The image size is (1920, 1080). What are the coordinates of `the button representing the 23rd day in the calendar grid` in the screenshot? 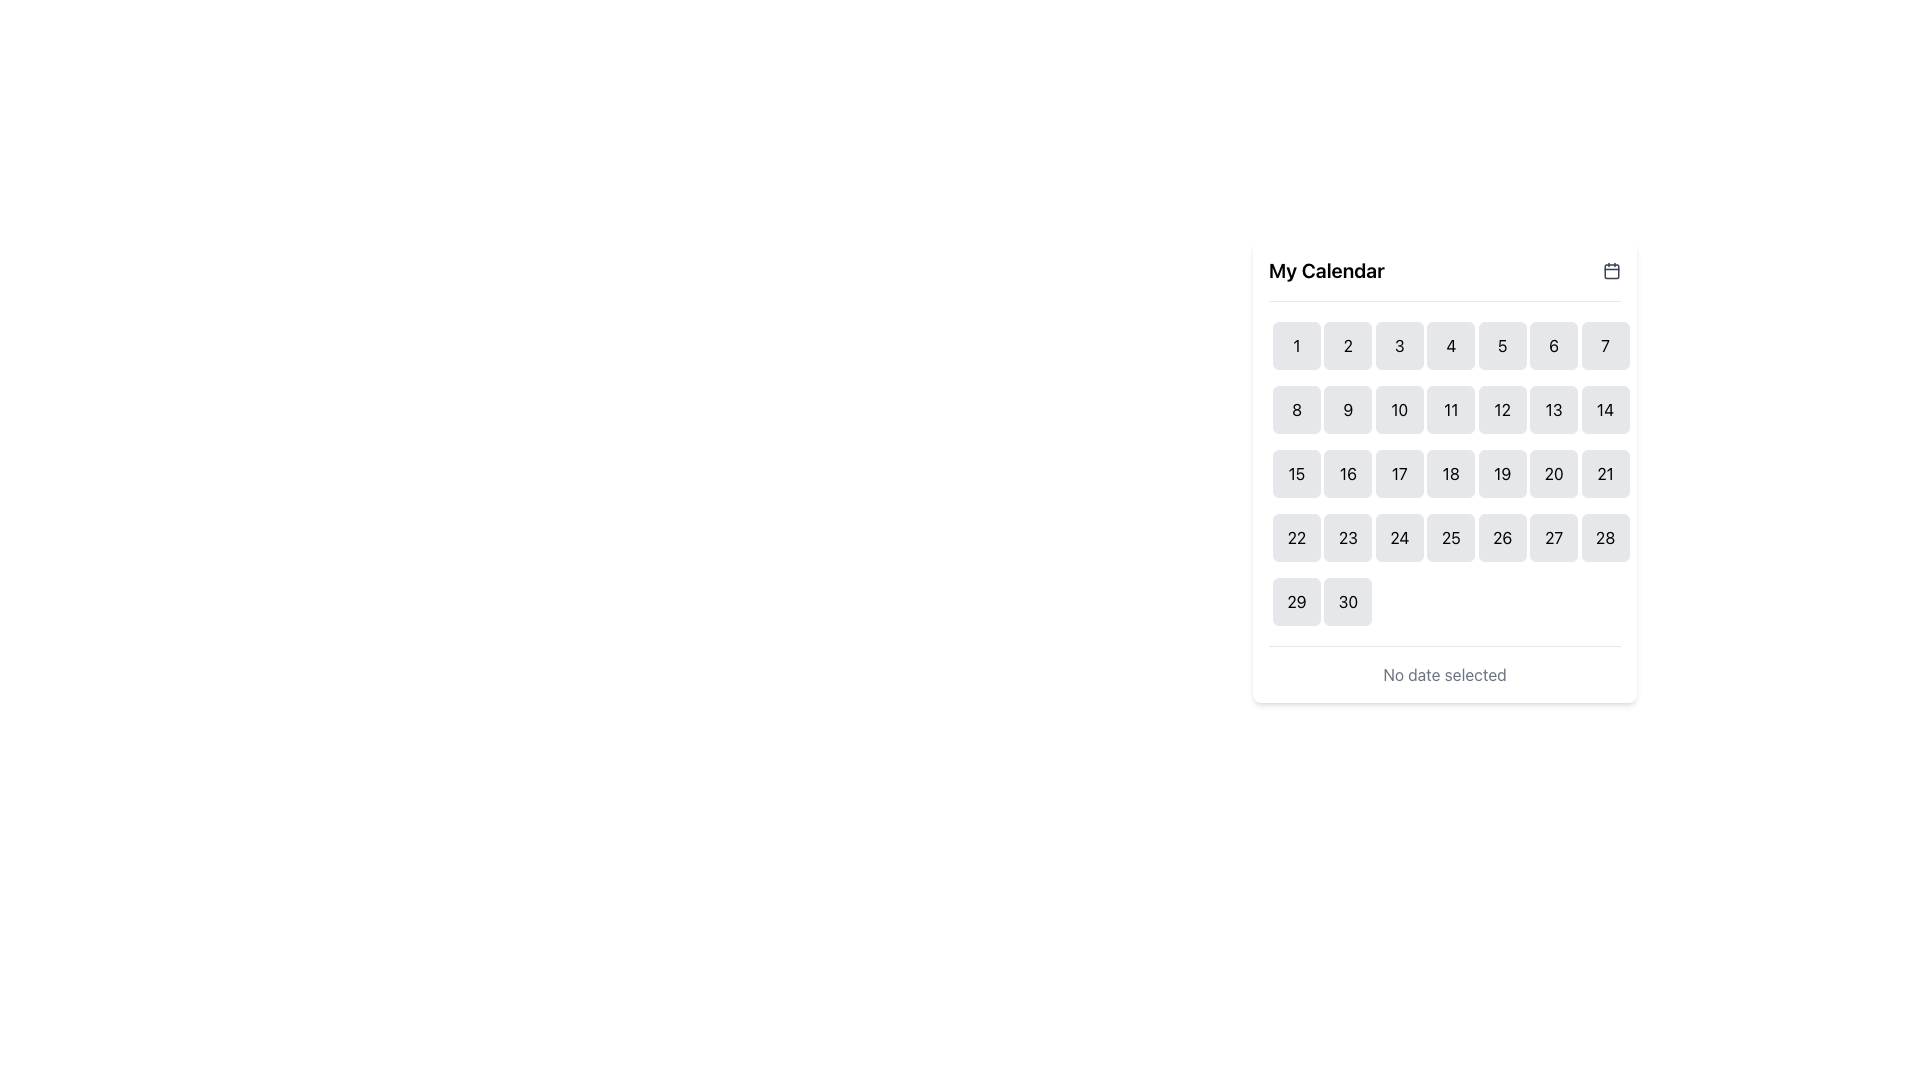 It's located at (1348, 536).